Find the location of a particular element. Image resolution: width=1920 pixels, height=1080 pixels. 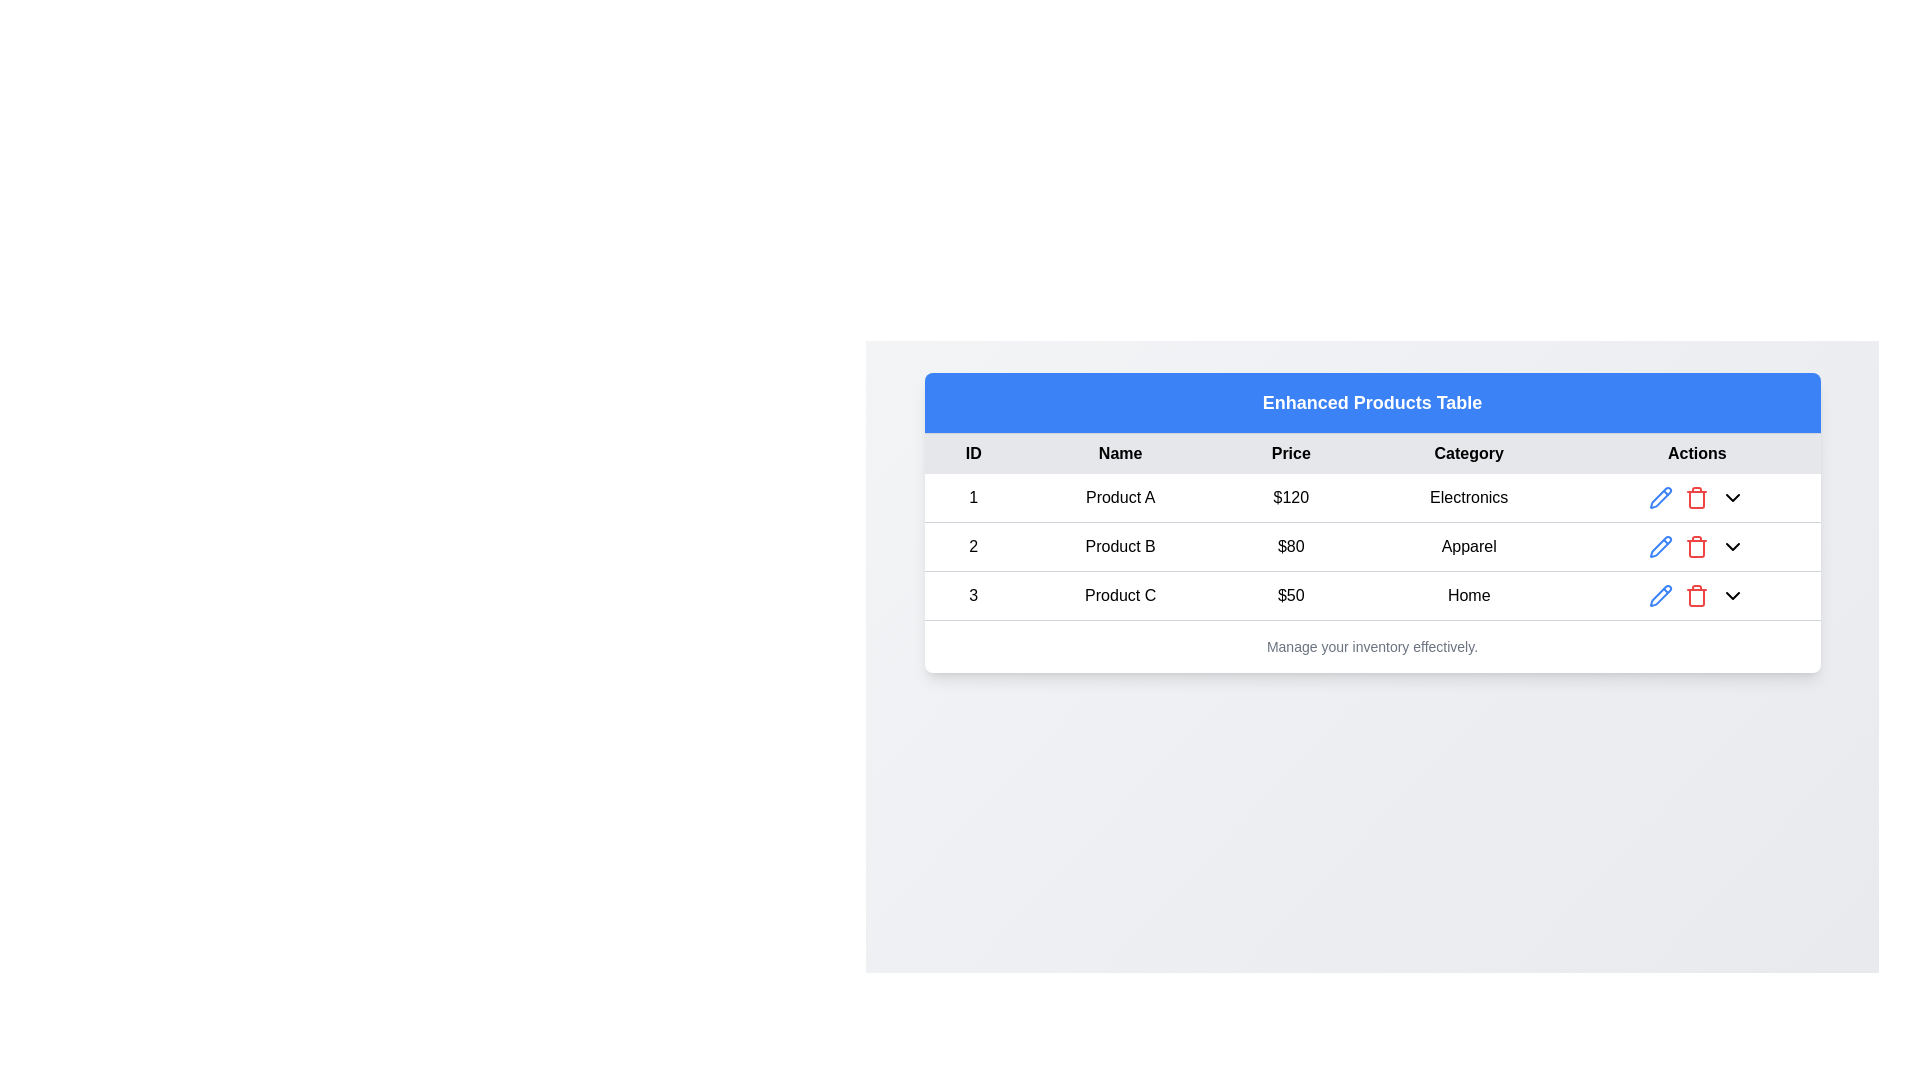

the row representing 'Product B' in the 'Enhanced Products Table' is located at coordinates (1371, 547).